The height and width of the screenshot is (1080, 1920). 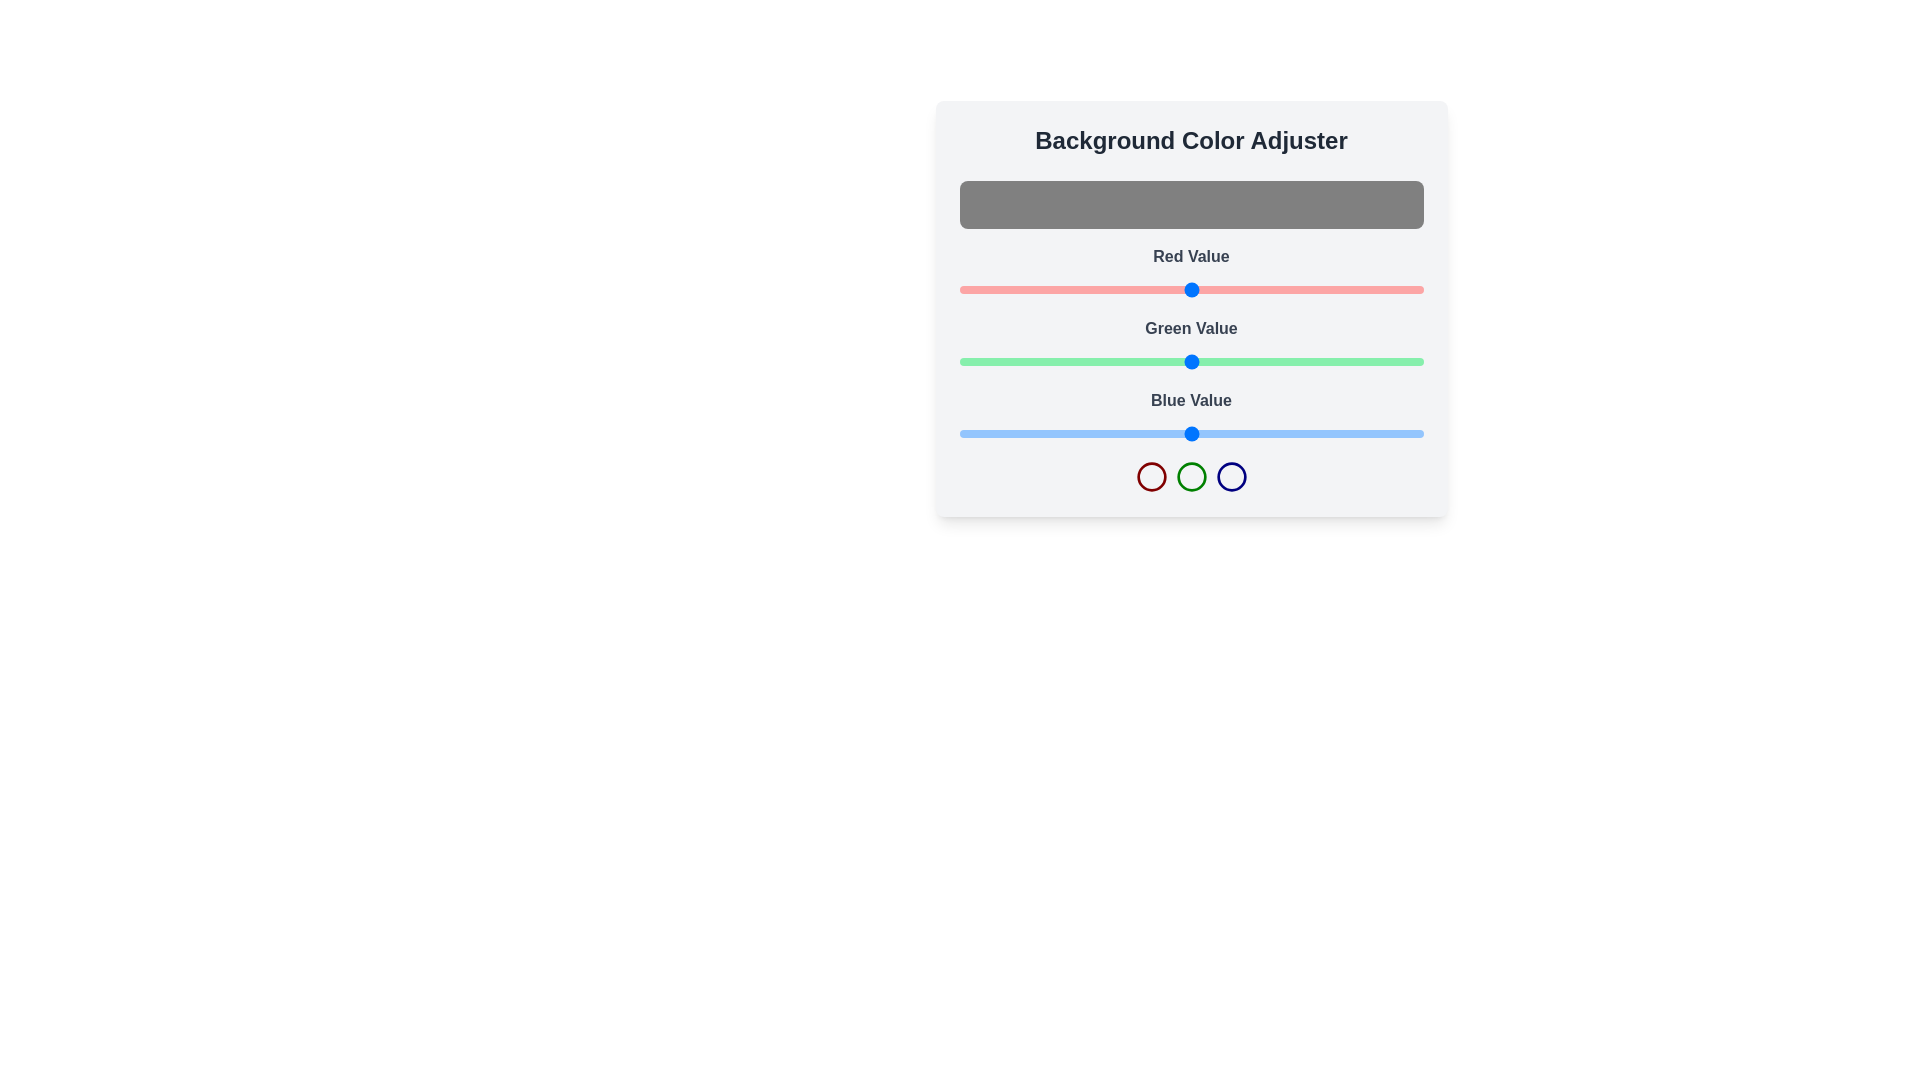 I want to click on the blue slider to set the blue value to 59, so click(x=1065, y=433).